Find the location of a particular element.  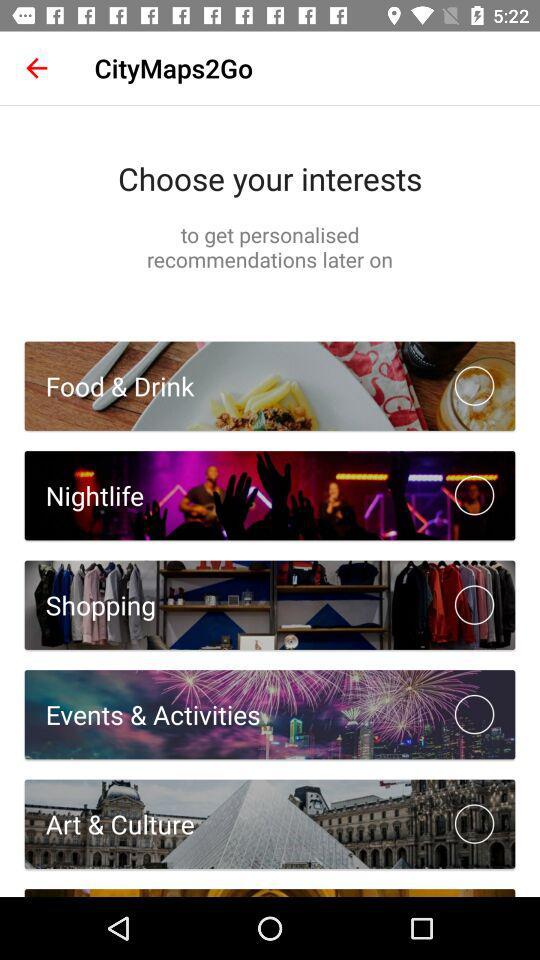

events & activities item is located at coordinates (141, 714).